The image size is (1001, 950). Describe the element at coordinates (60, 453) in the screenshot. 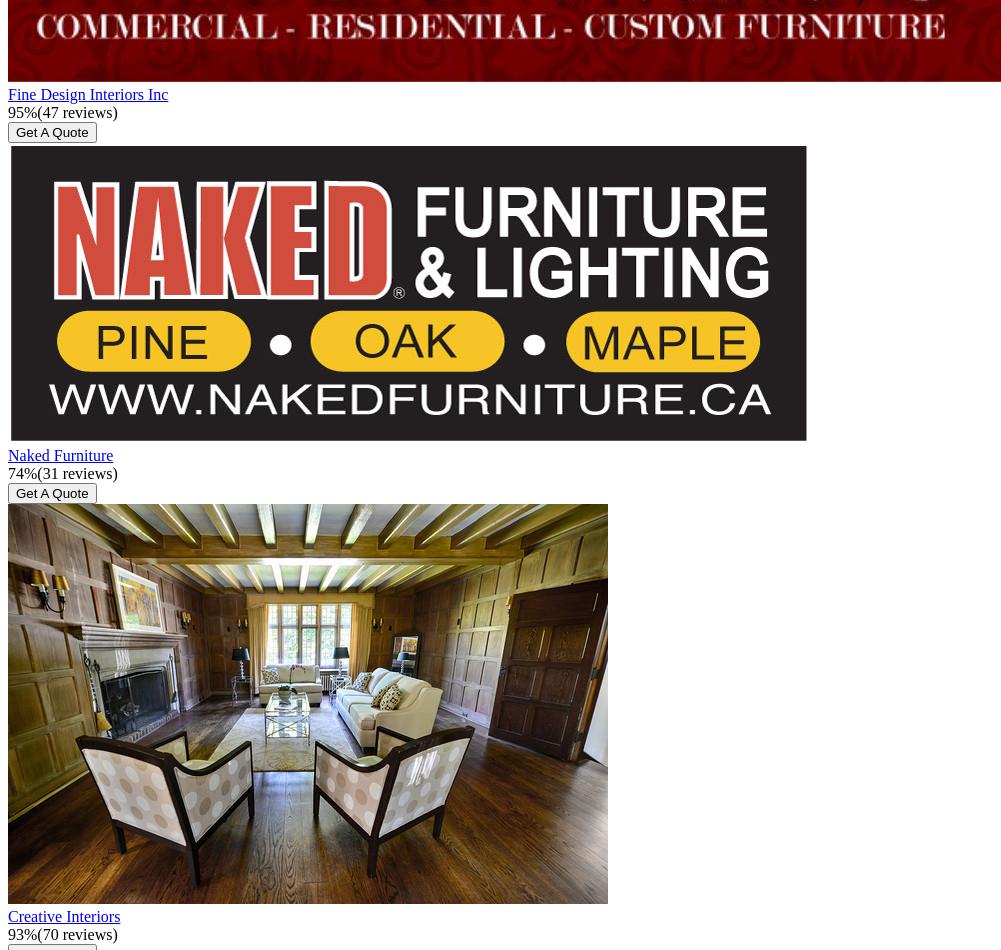

I see `'Naked Furniture'` at that location.